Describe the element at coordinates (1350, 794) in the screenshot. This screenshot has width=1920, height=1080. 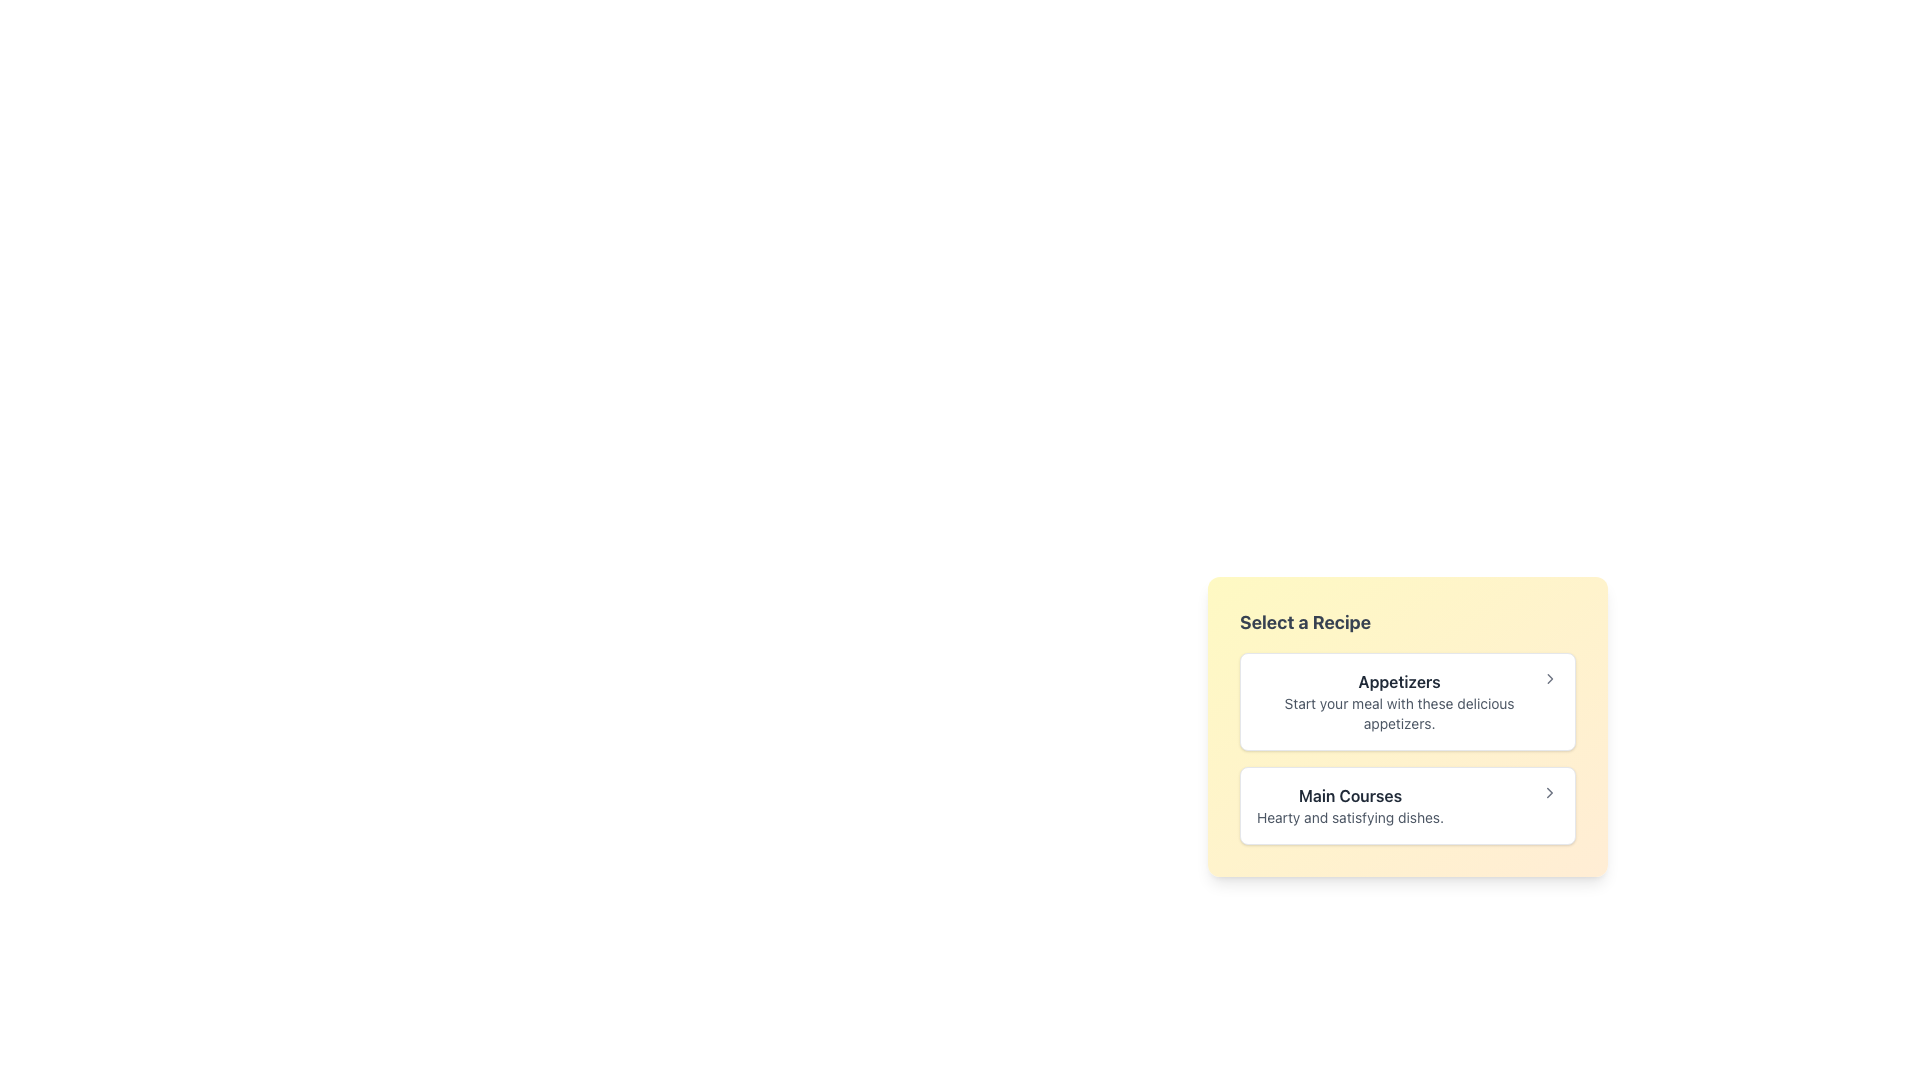
I see `text displayed in the bold 'Main Courses' label, which is located in the lower section of the 'Select a Recipe' card, above the description 'Hearty and satisfying dishes.'` at that location.